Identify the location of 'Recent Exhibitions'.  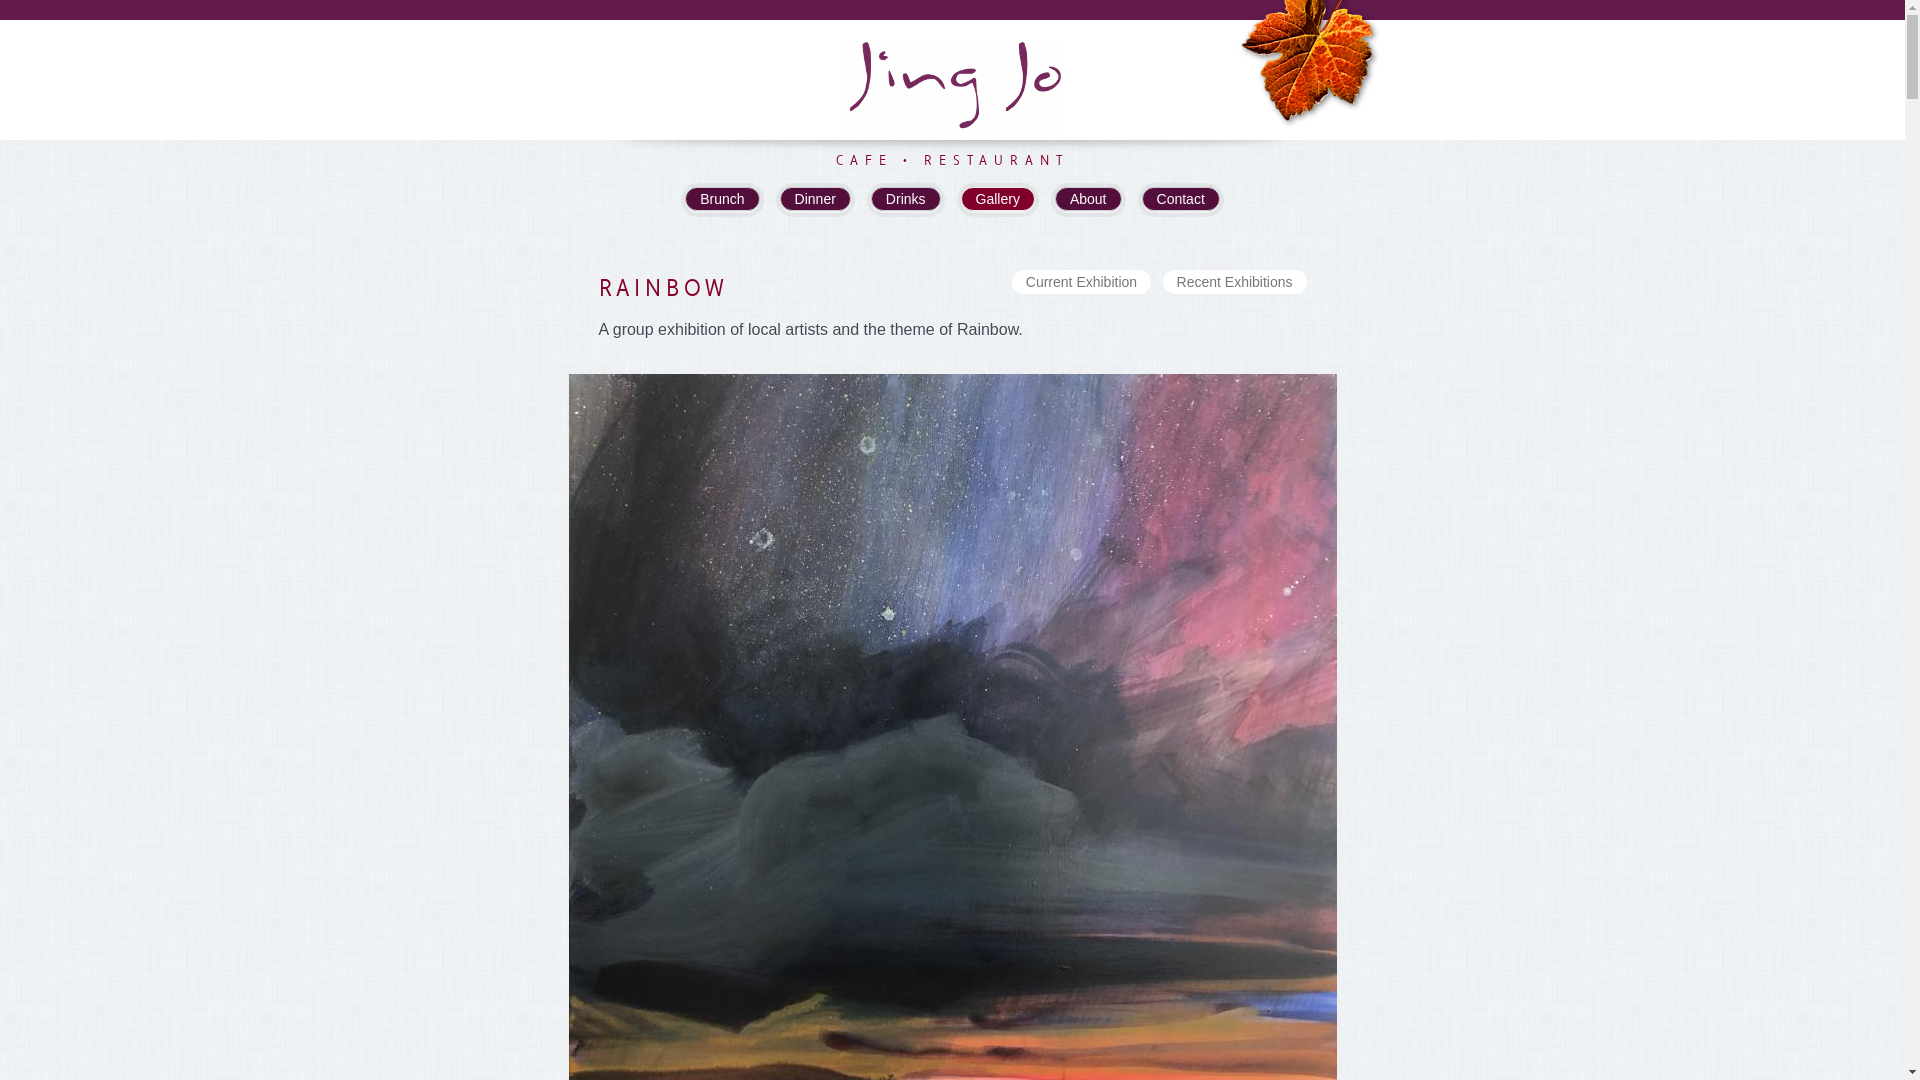
(1233, 281).